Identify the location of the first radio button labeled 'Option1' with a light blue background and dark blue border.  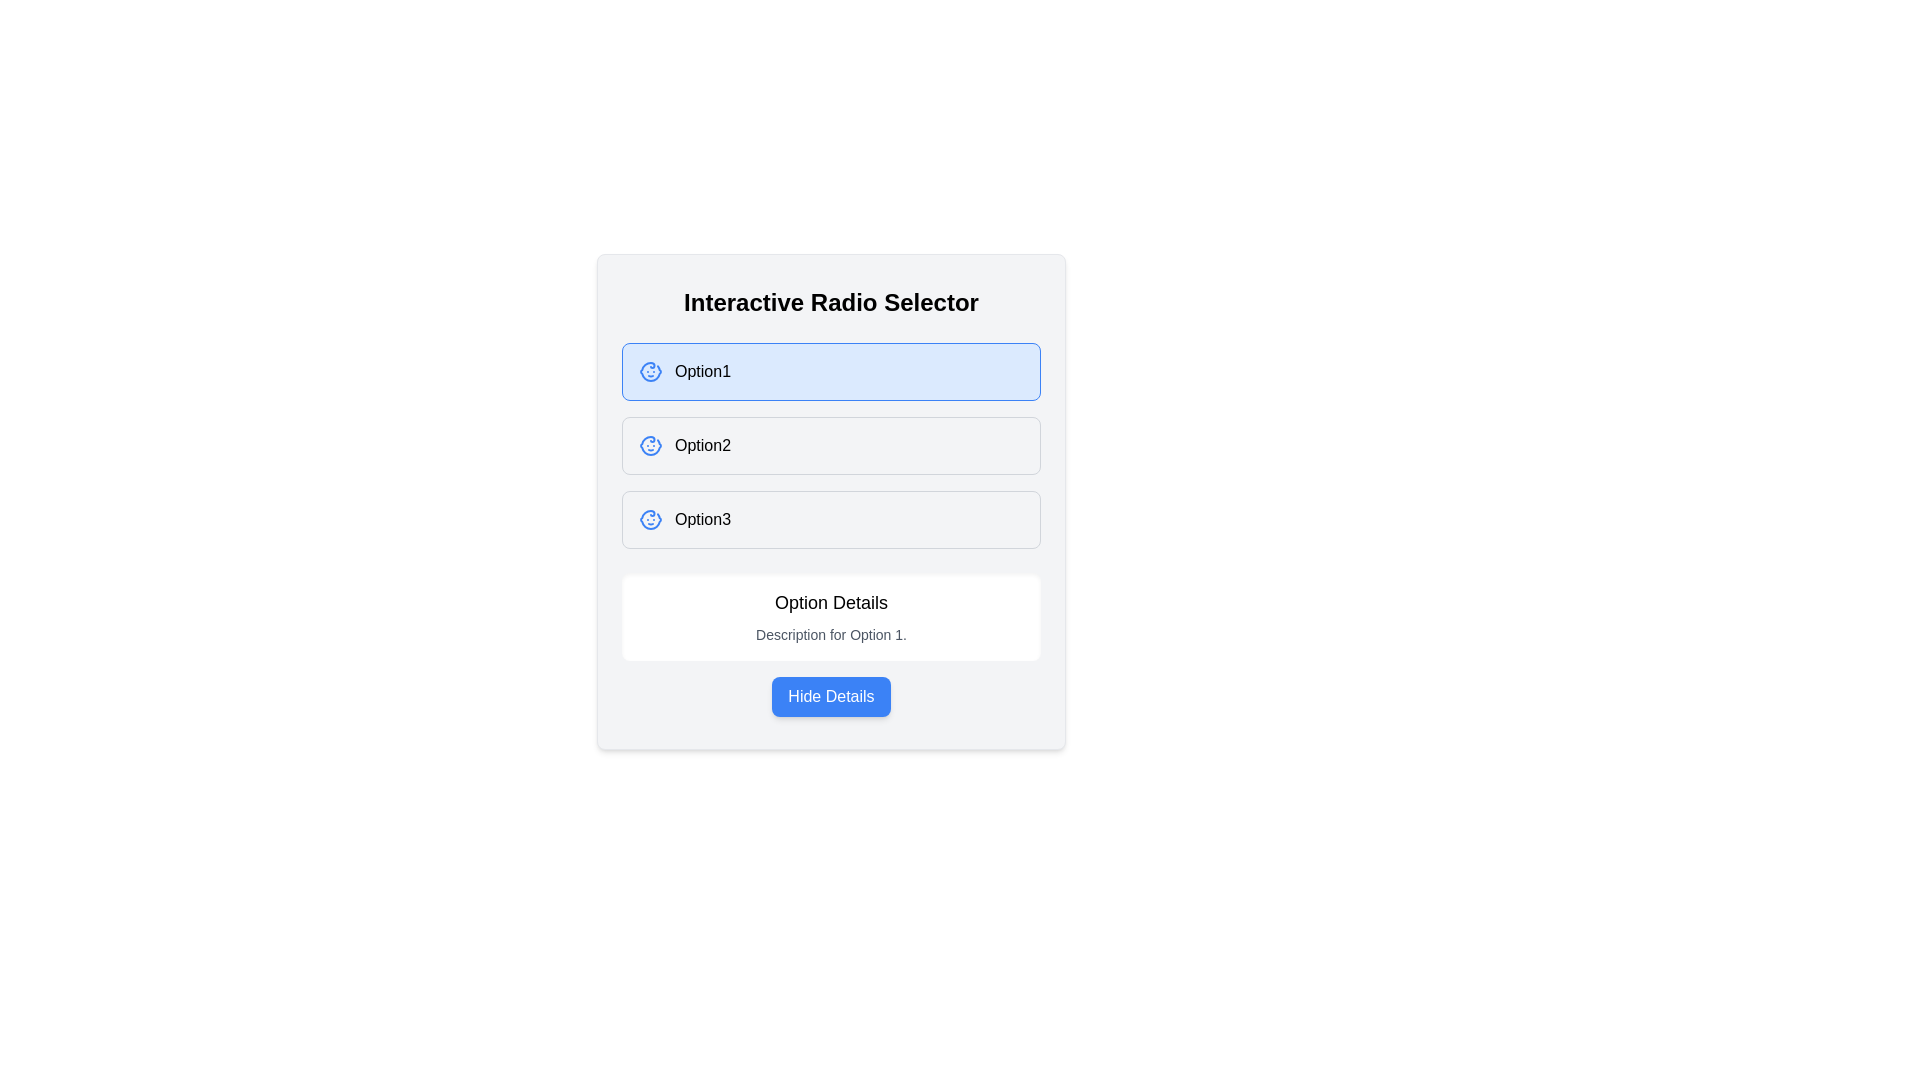
(831, 371).